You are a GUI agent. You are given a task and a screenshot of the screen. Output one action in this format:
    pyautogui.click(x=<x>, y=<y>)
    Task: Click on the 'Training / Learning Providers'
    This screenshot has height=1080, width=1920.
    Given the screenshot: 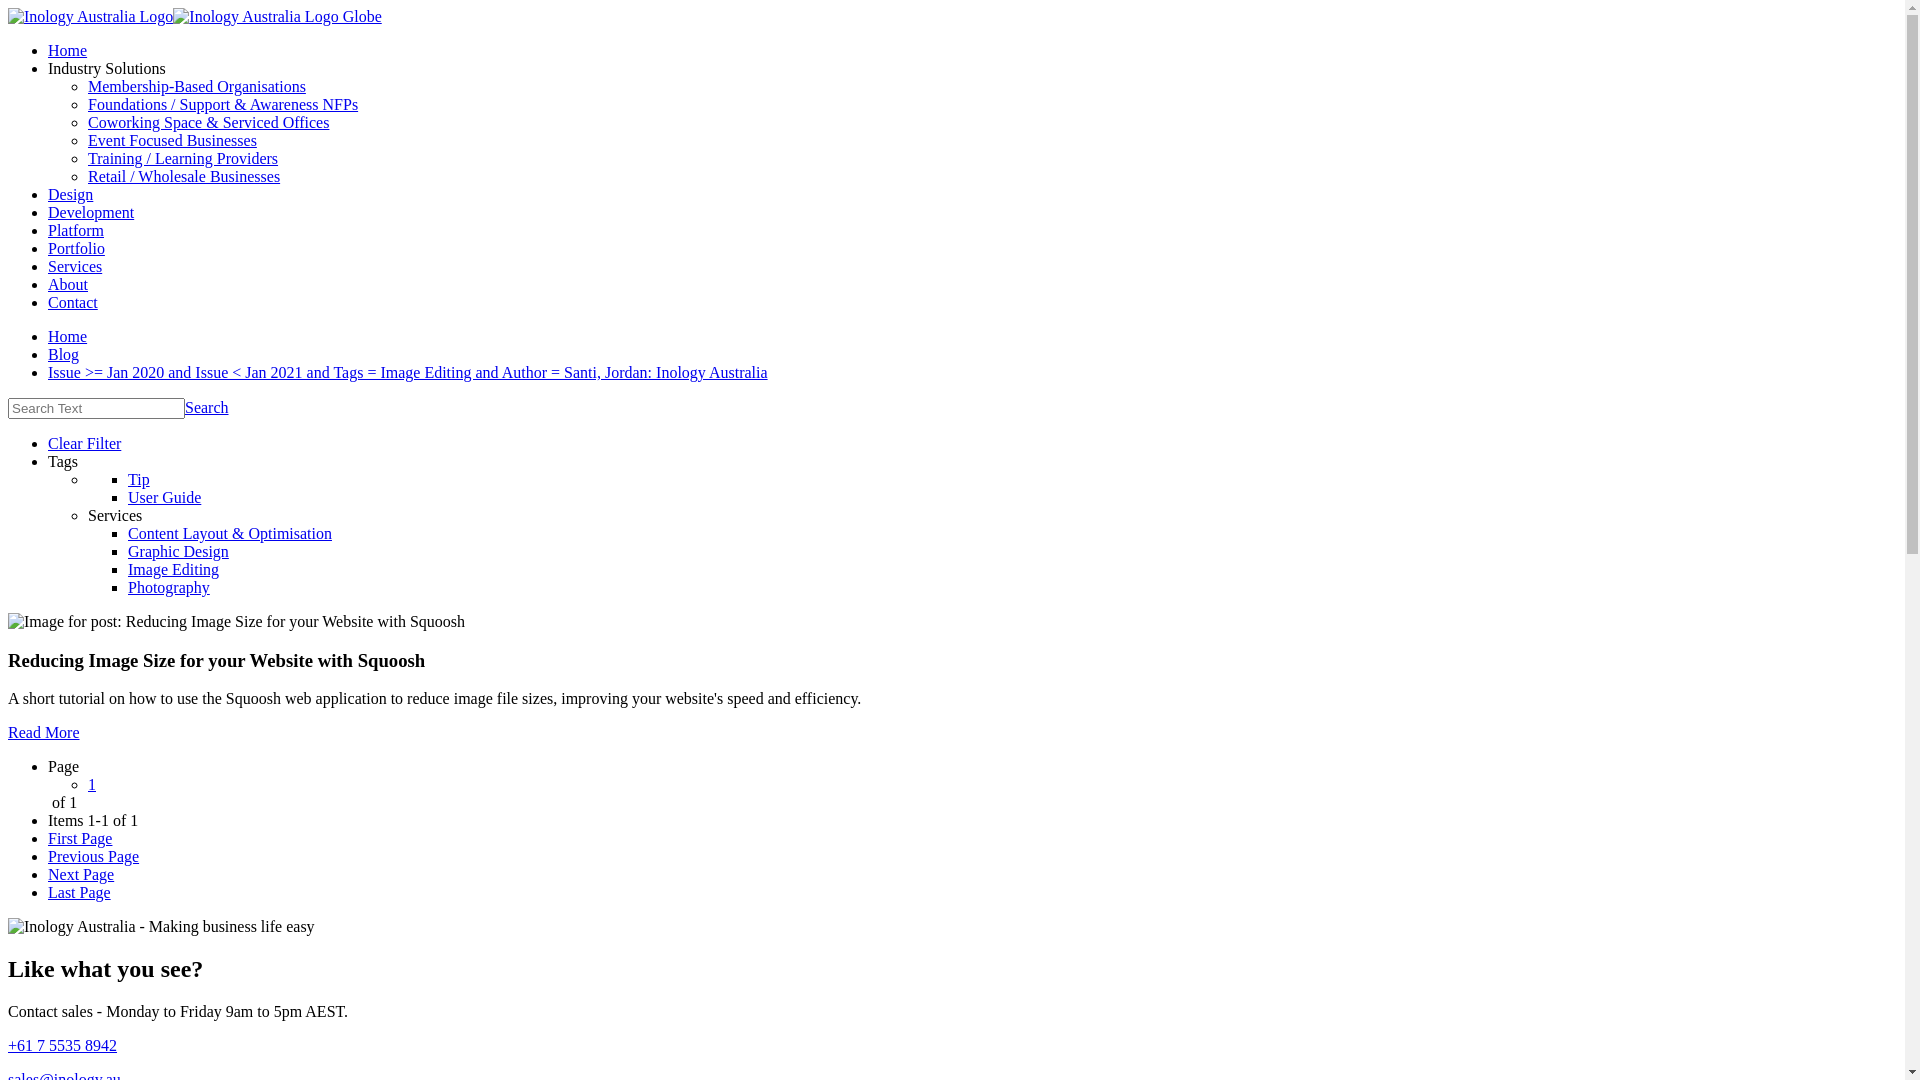 What is the action you would take?
    pyautogui.click(x=182, y=157)
    